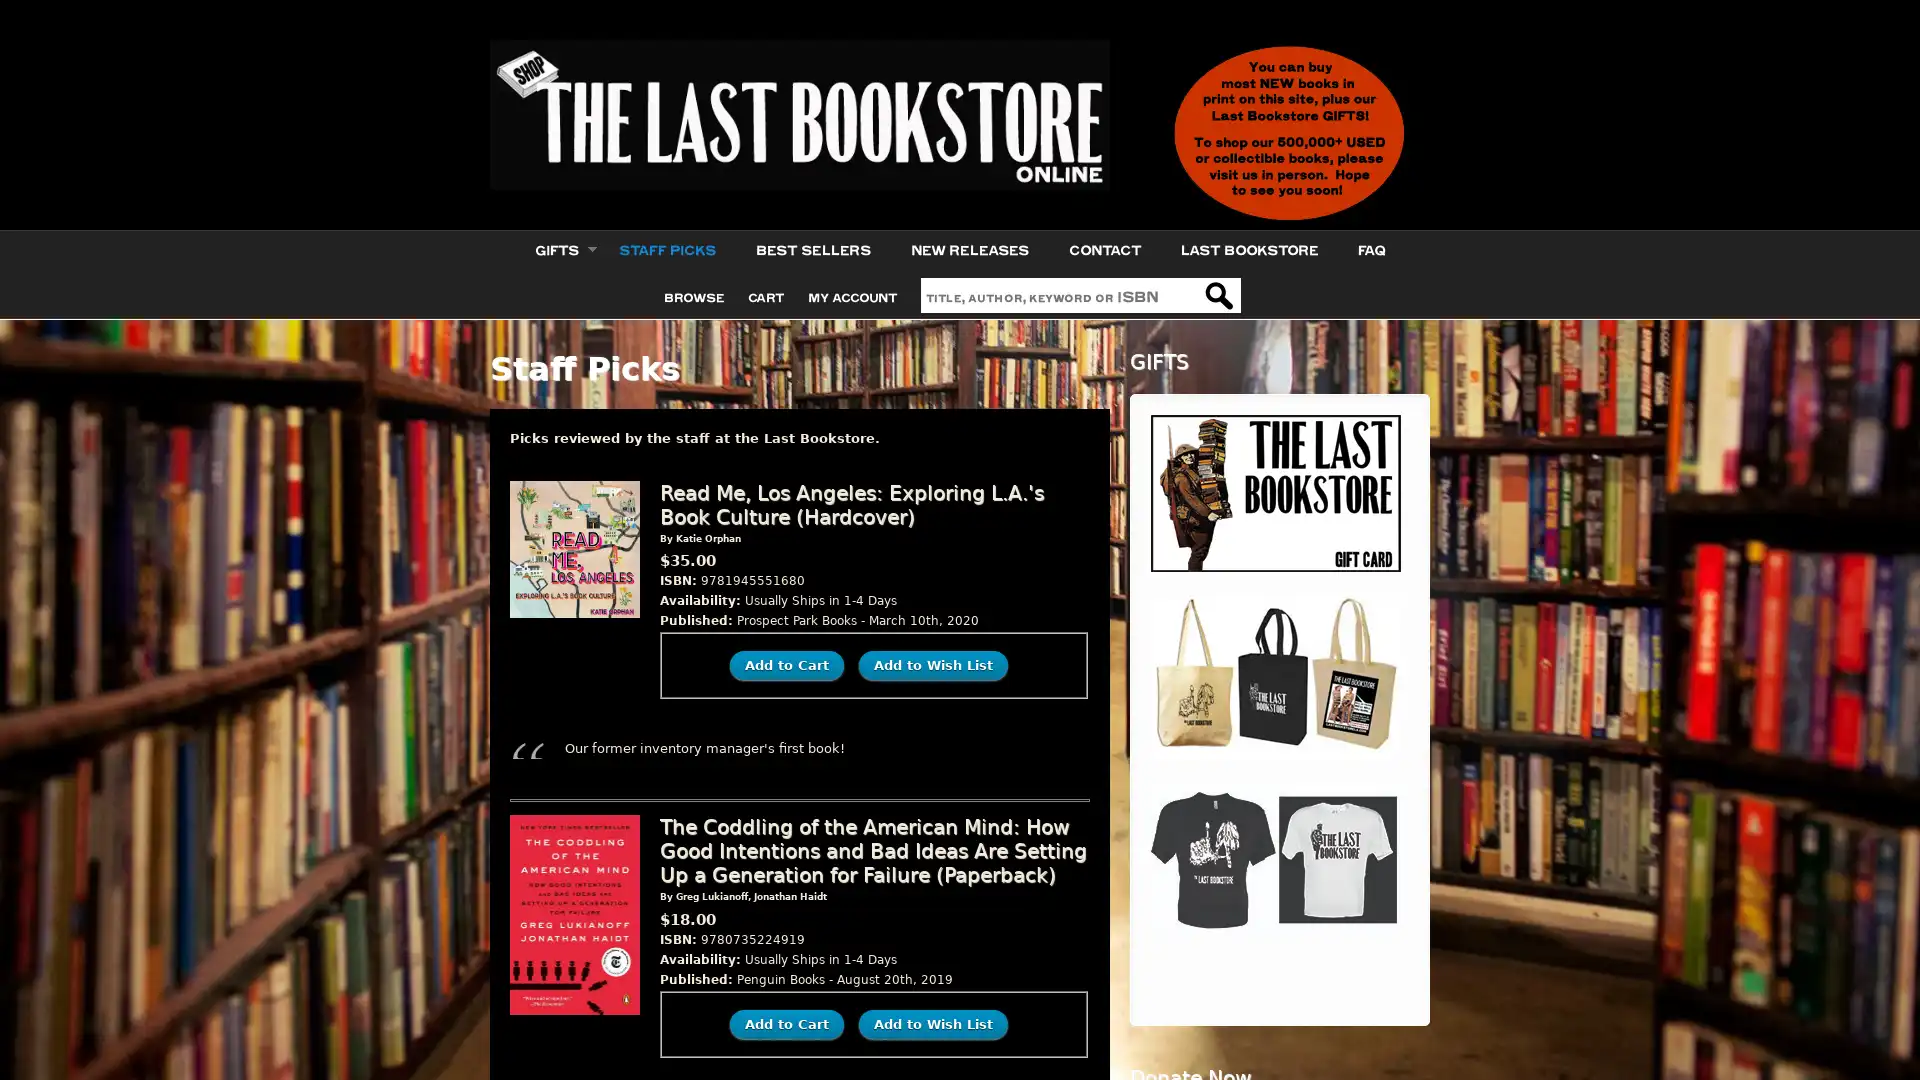  What do you see at coordinates (786, 1023) in the screenshot?
I see `Add to Cart` at bounding box center [786, 1023].